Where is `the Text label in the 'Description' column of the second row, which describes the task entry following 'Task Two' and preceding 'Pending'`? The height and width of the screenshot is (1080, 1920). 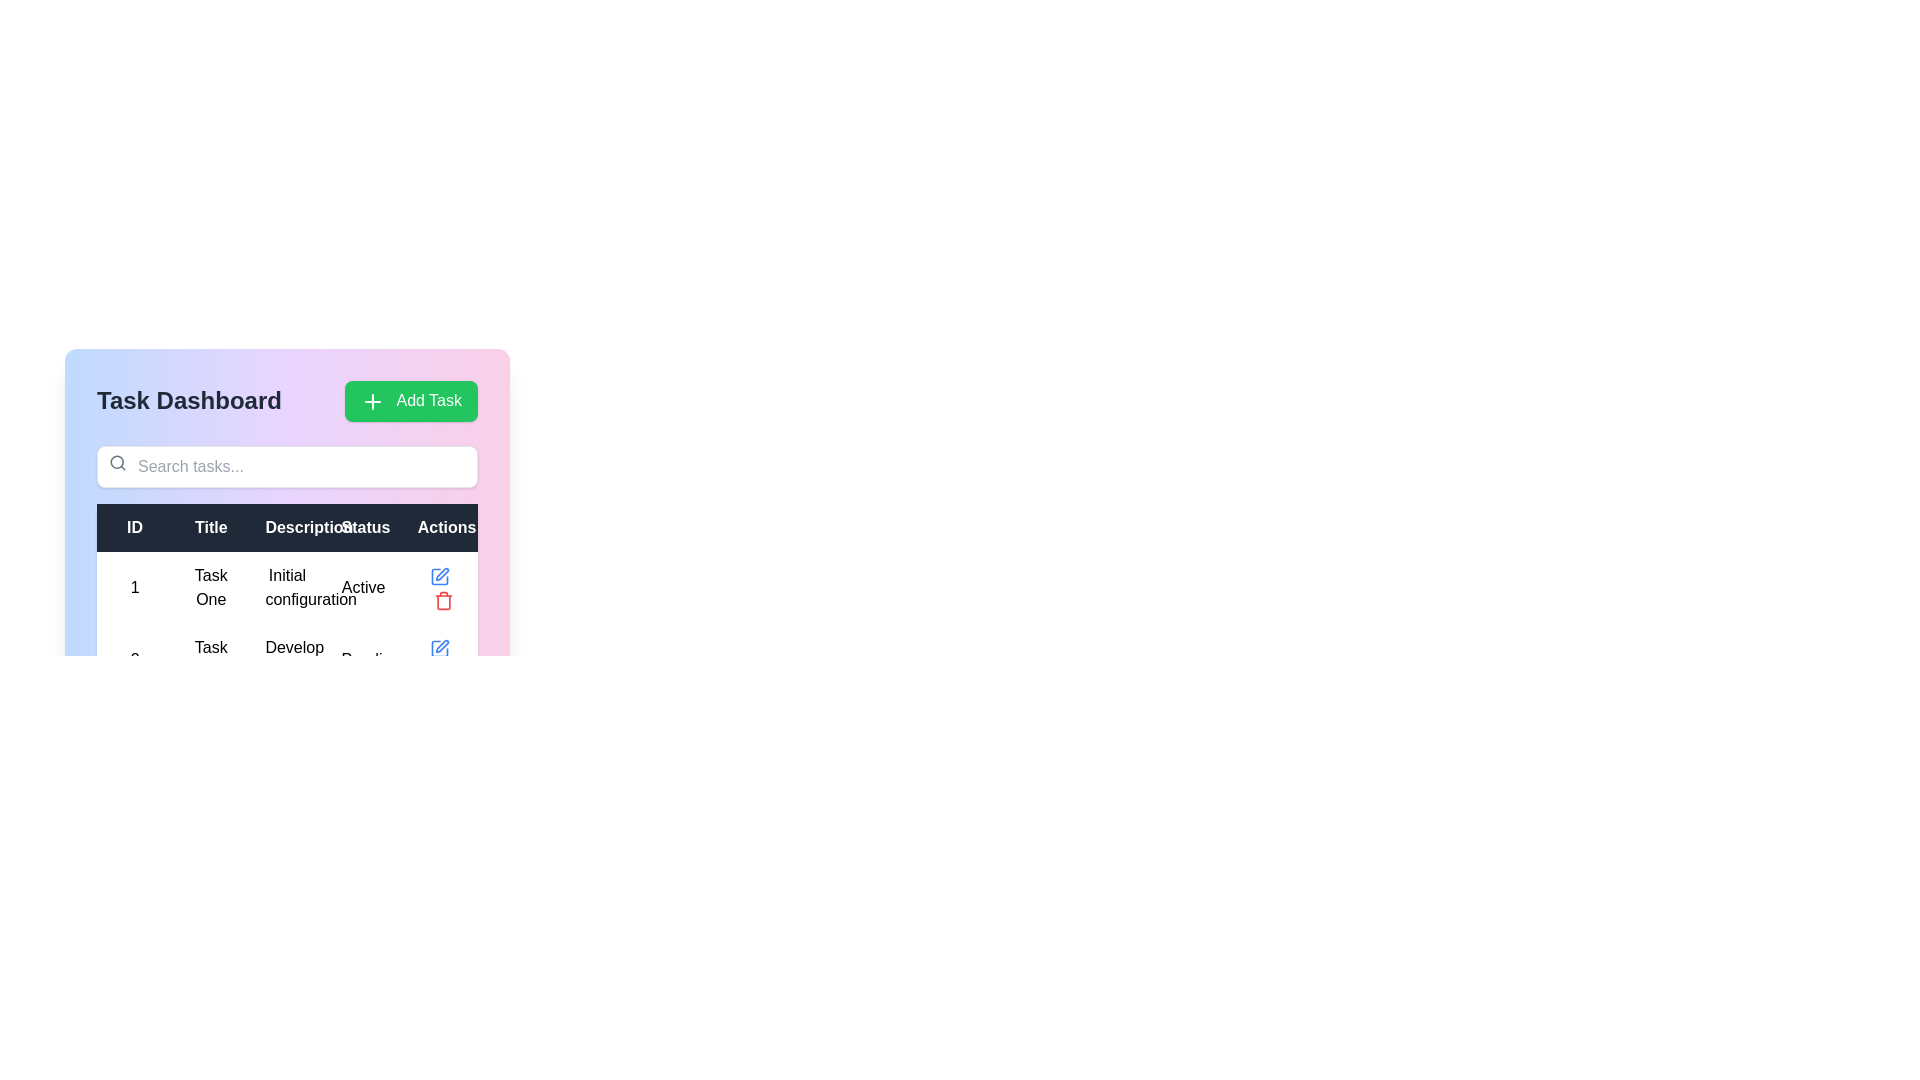
the Text label in the 'Description' column of the second row, which describes the task entry following 'Task Two' and preceding 'Pending' is located at coordinates (286, 659).